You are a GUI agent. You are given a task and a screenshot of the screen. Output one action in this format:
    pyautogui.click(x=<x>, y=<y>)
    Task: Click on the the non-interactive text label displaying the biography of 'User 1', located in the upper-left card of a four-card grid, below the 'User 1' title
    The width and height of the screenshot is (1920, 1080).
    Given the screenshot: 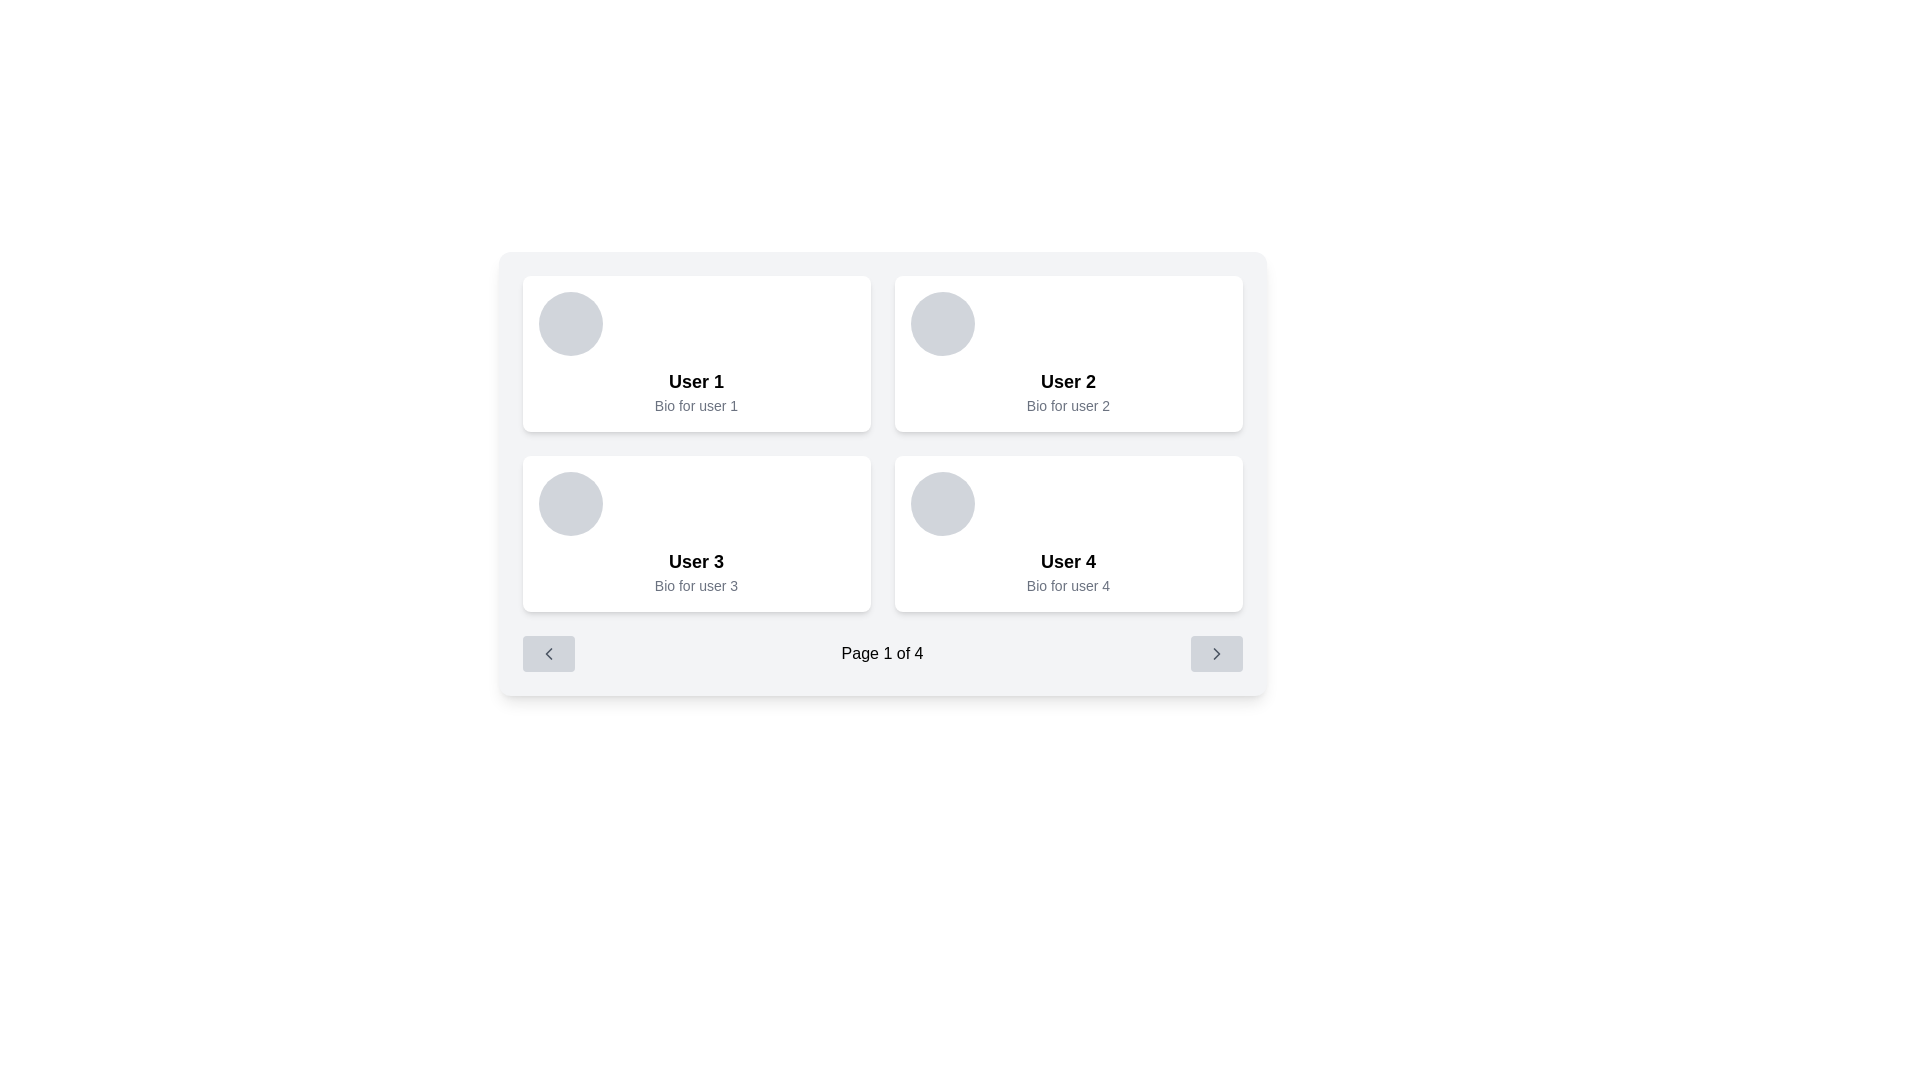 What is the action you would take?
    pyautogui.click(x=696, y=405)
    